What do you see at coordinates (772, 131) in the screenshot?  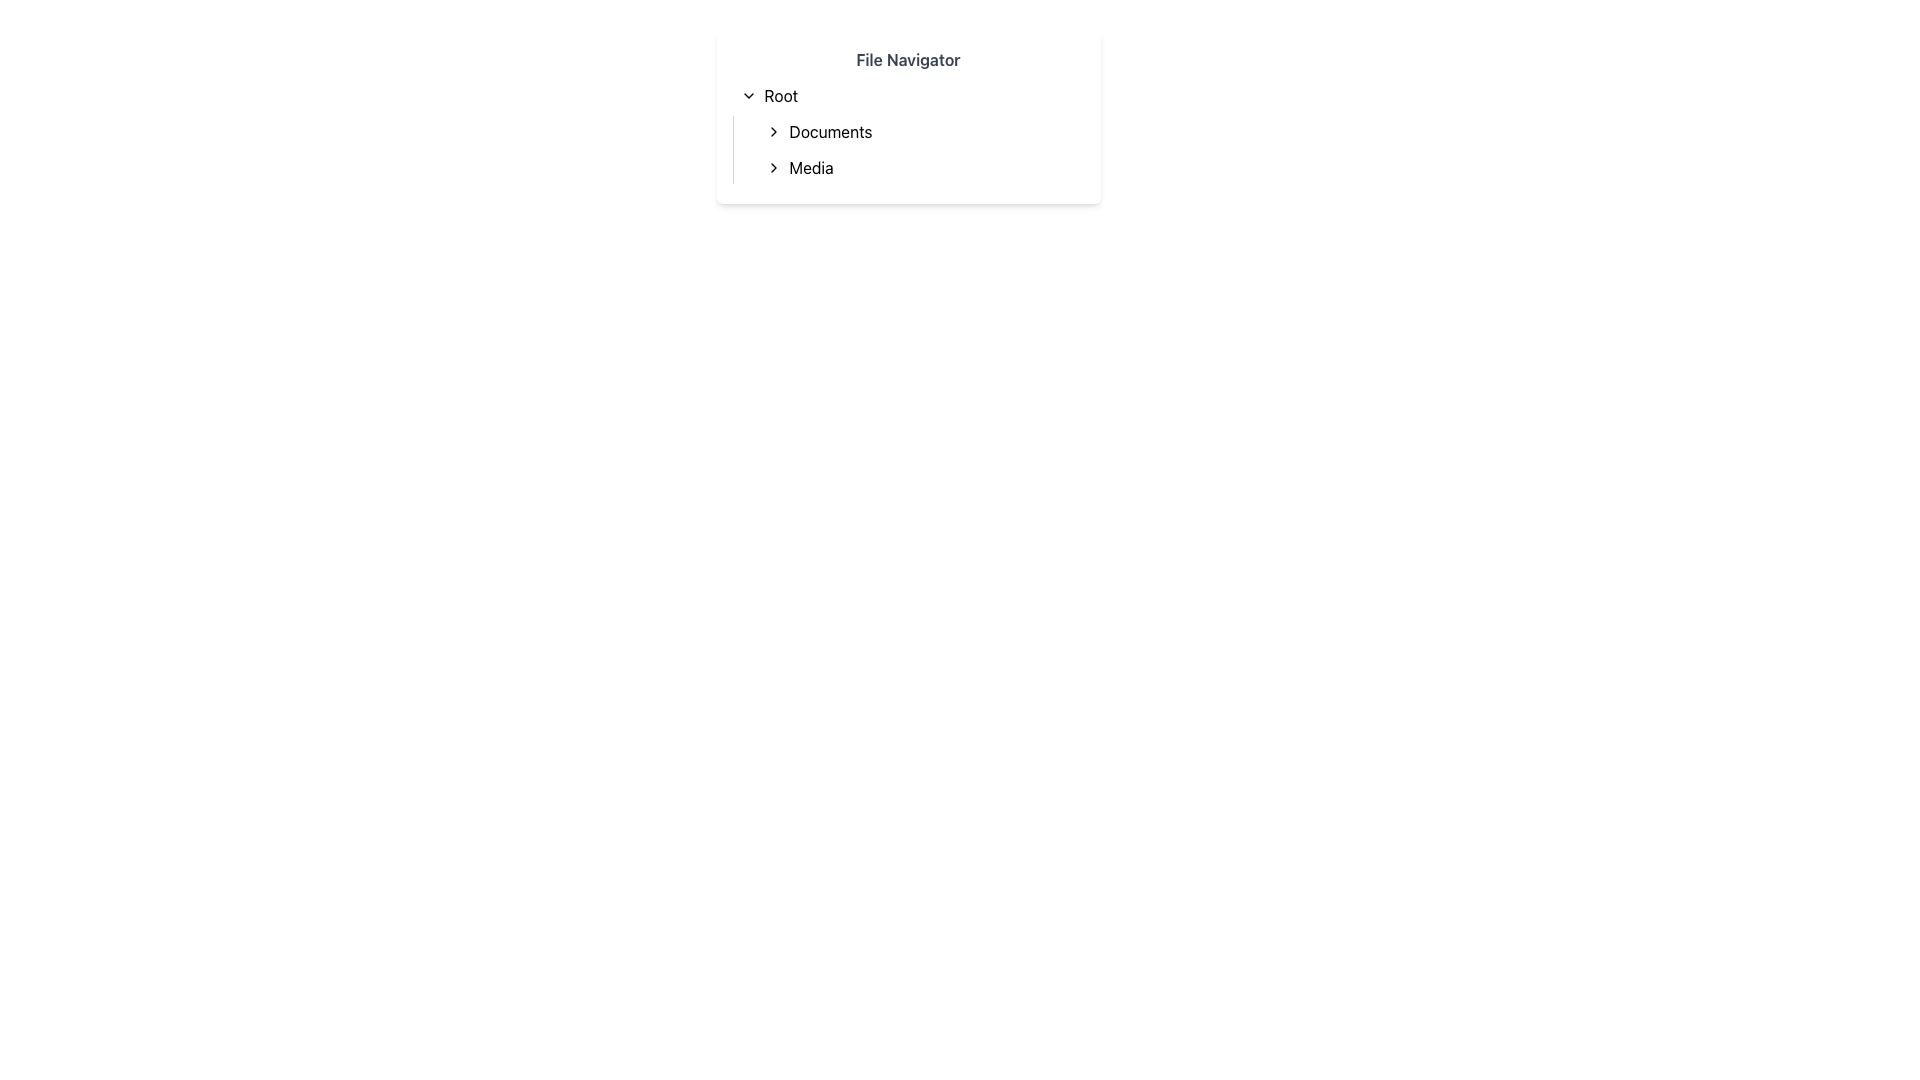 I see `the expandable/collapsible icon next to the 'Documents' label in the file navigator` at bounding box center [772, 131].